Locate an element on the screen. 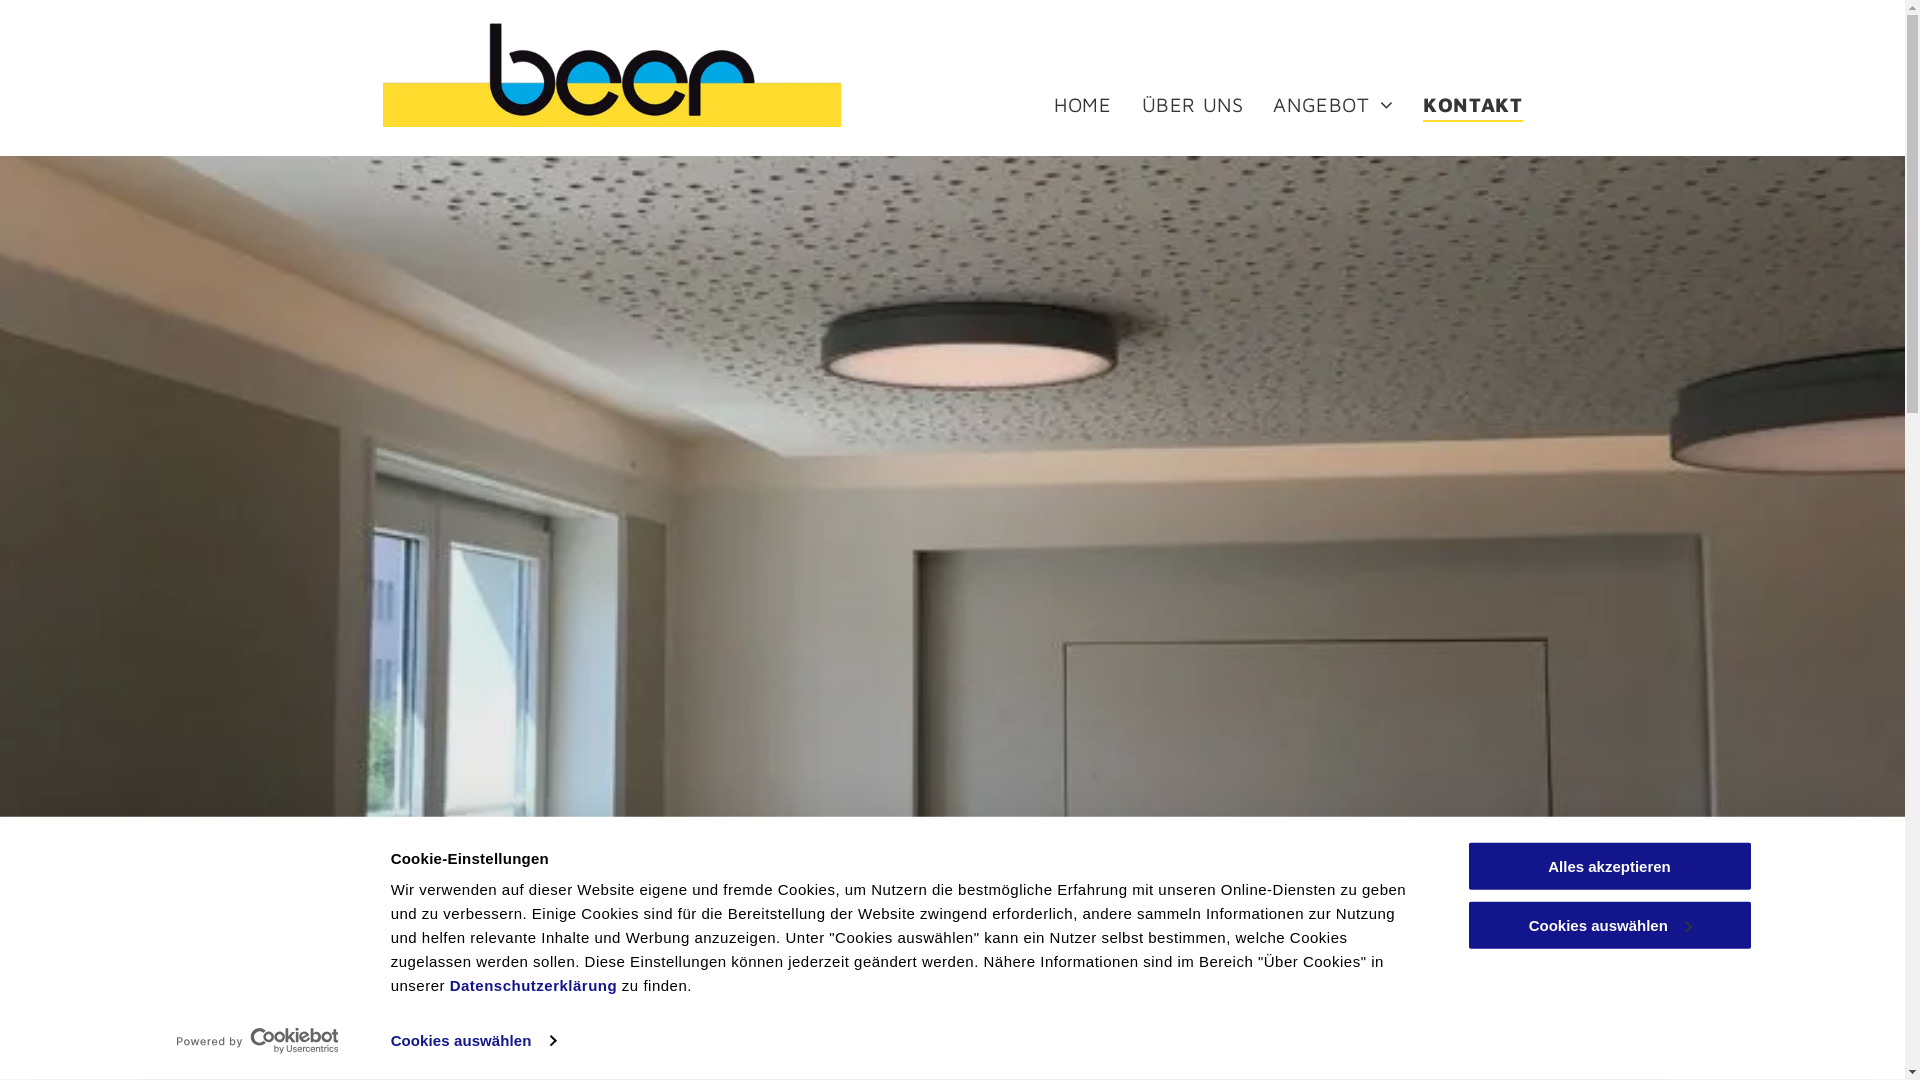  'ANGEBOT' is located at coordinates (1318, 107).